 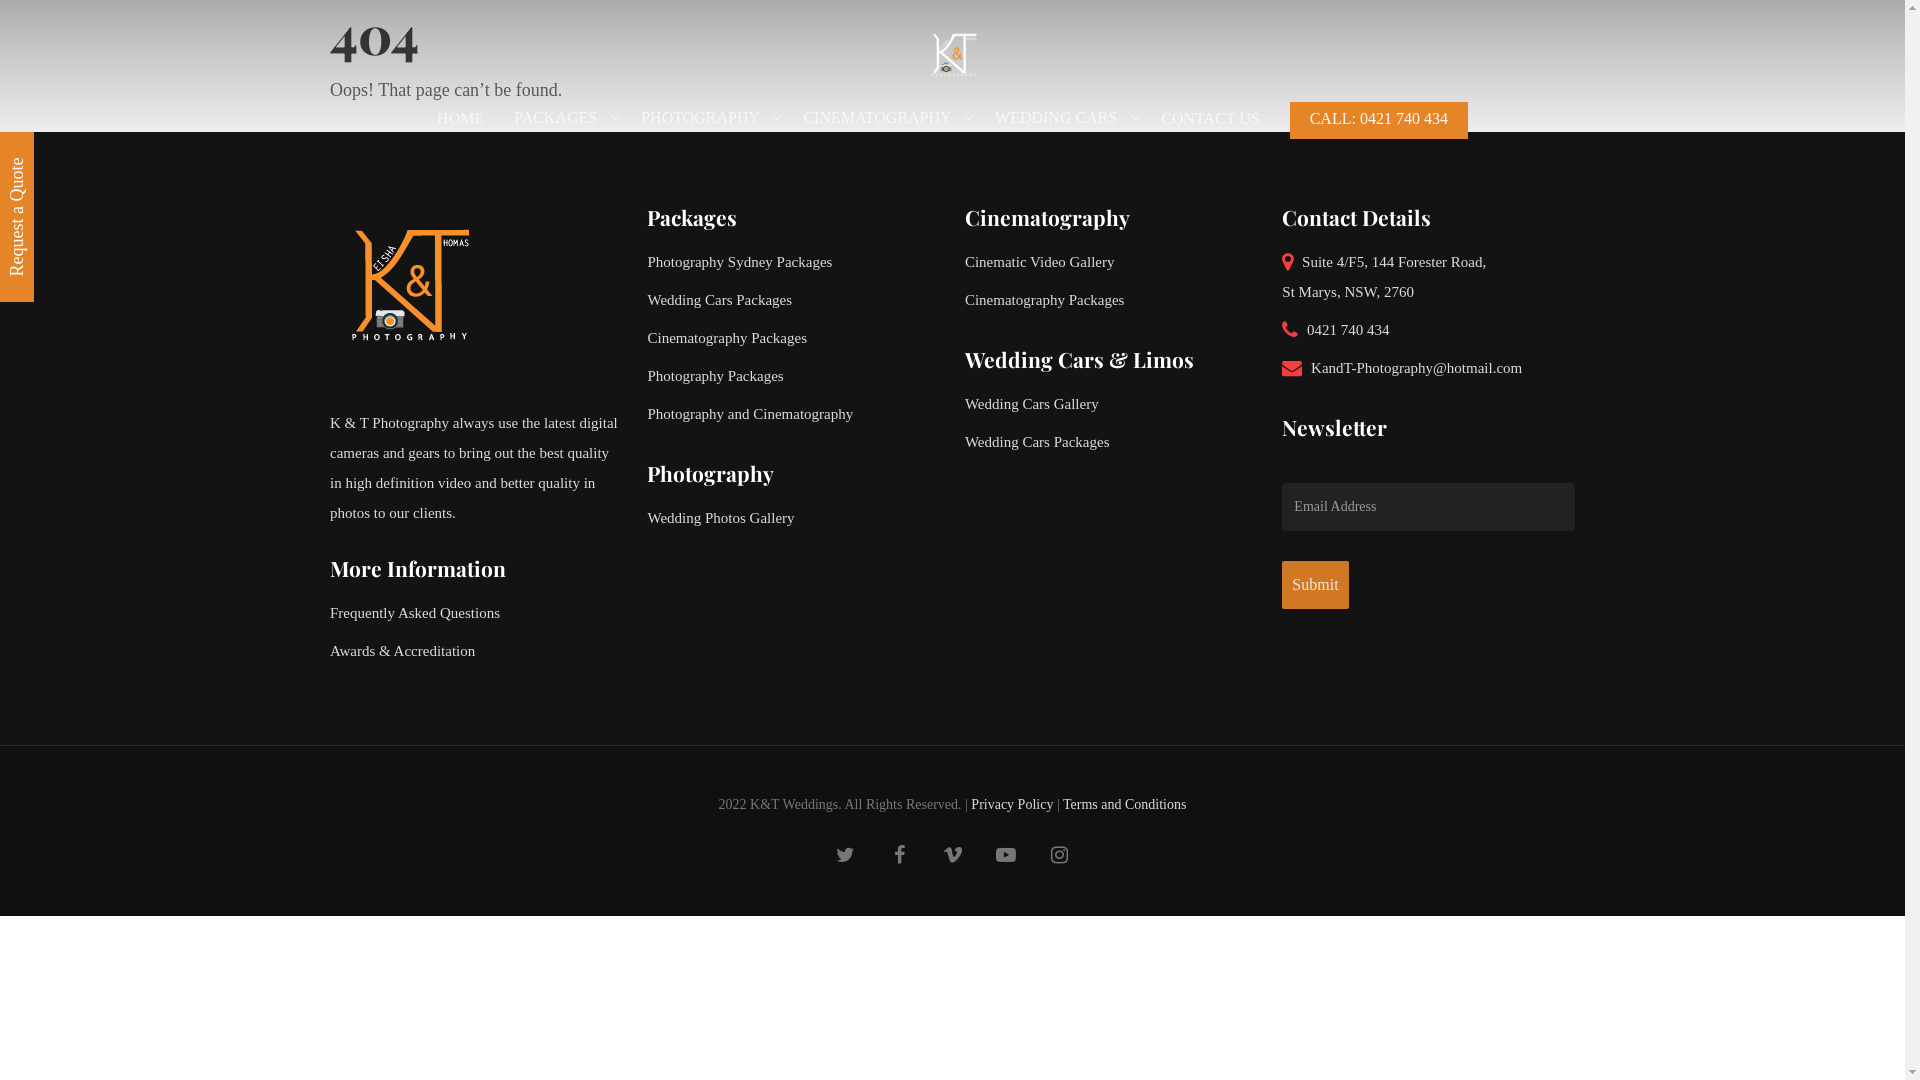 I want to click on 'Terms and Conditions', so click(x=1061, y=803).